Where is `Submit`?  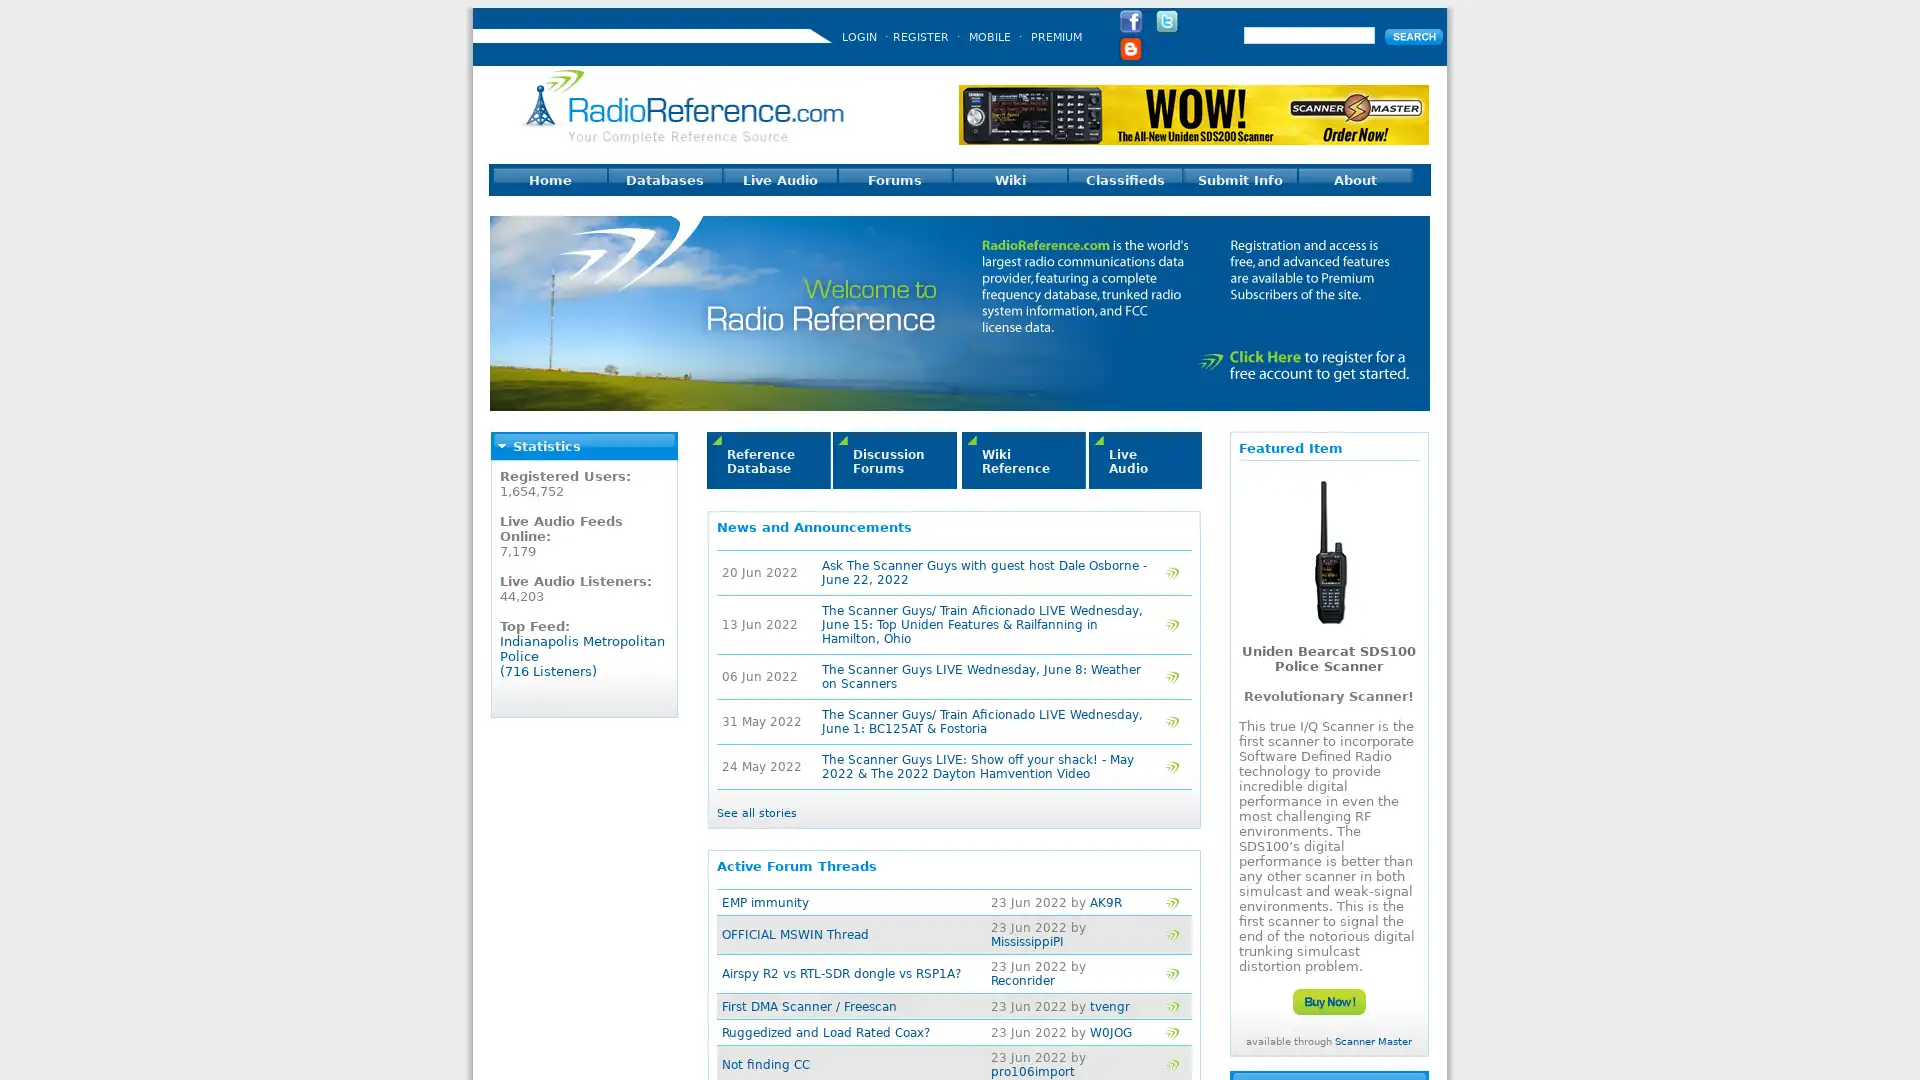 Submit is located at coordinates (1411, 37).